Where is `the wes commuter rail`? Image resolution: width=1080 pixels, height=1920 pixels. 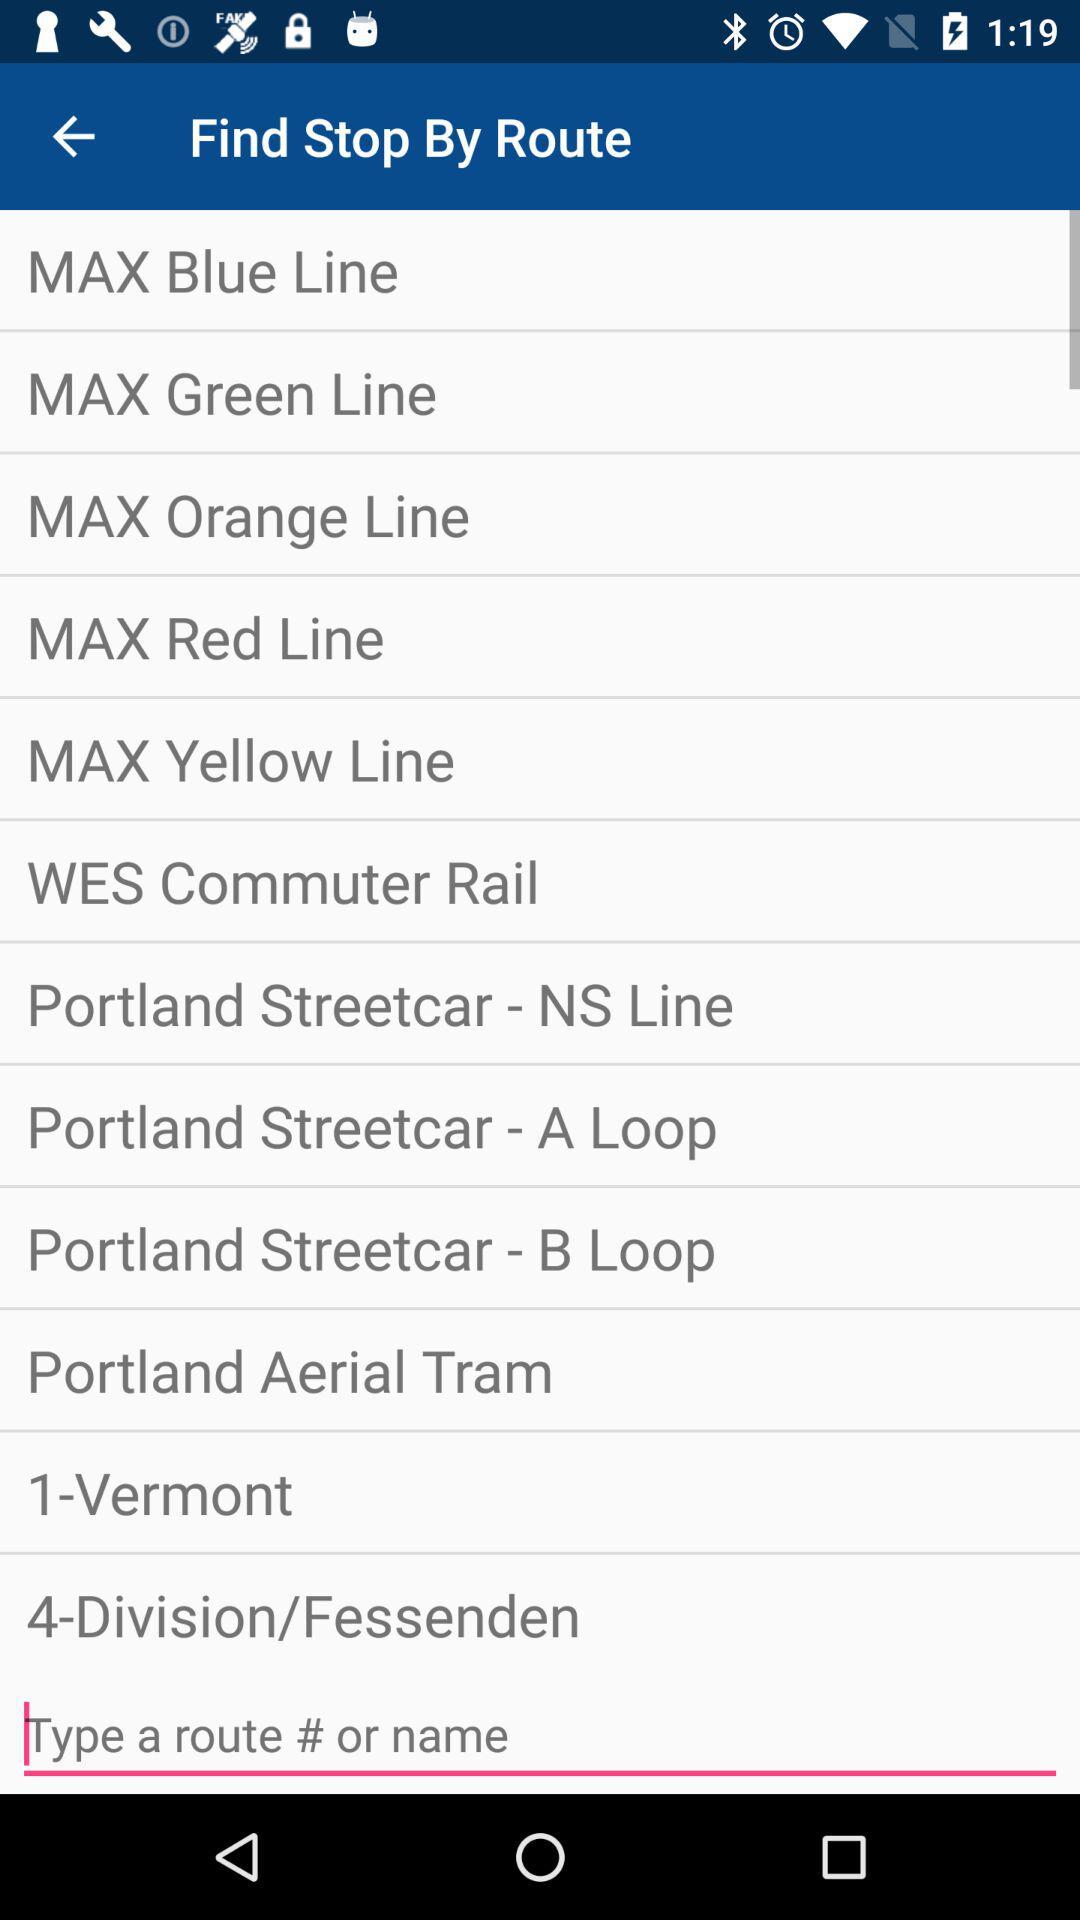
the wes commuter rail is located at coordinates (540, 880).